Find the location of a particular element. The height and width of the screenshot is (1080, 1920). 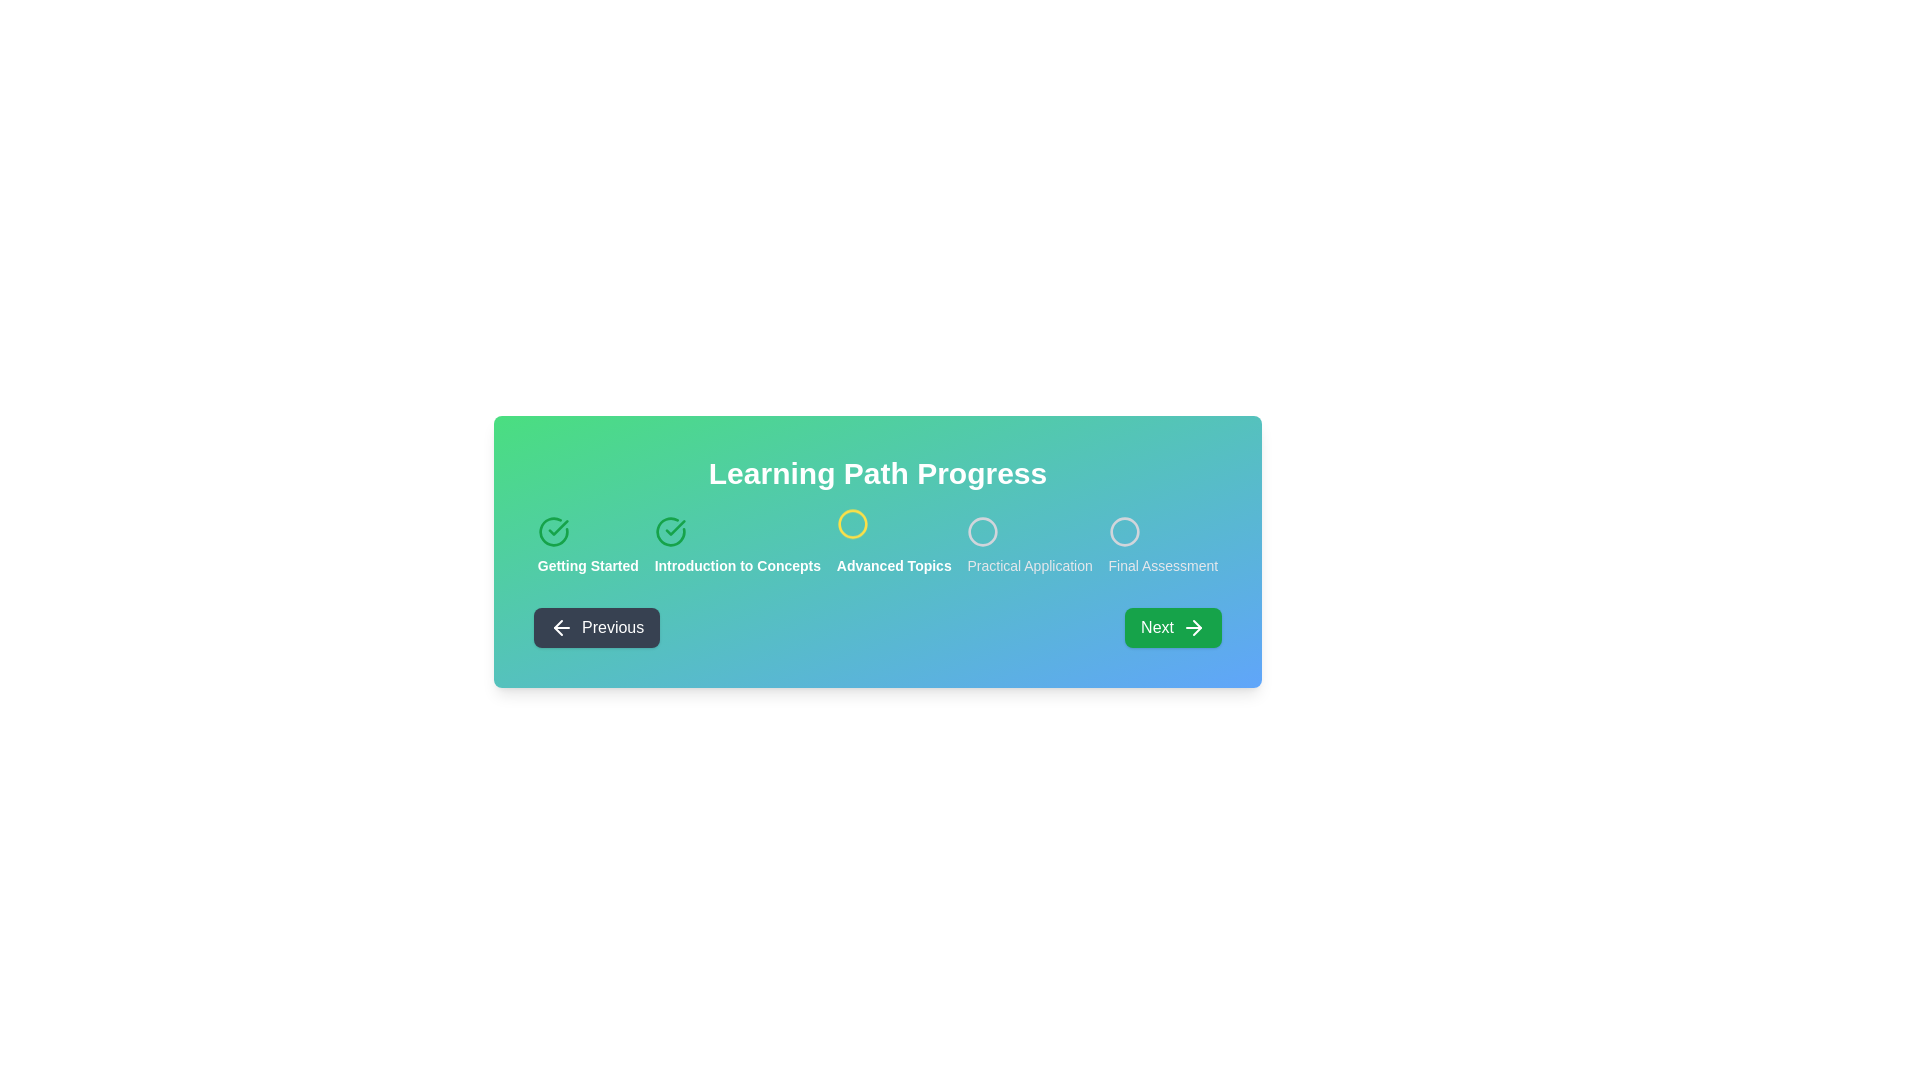

the status of the progress indicator circle representing the final step labeled 'Final Assessment', located at the far right of the progress bar is located at coordinates (1124, 531).